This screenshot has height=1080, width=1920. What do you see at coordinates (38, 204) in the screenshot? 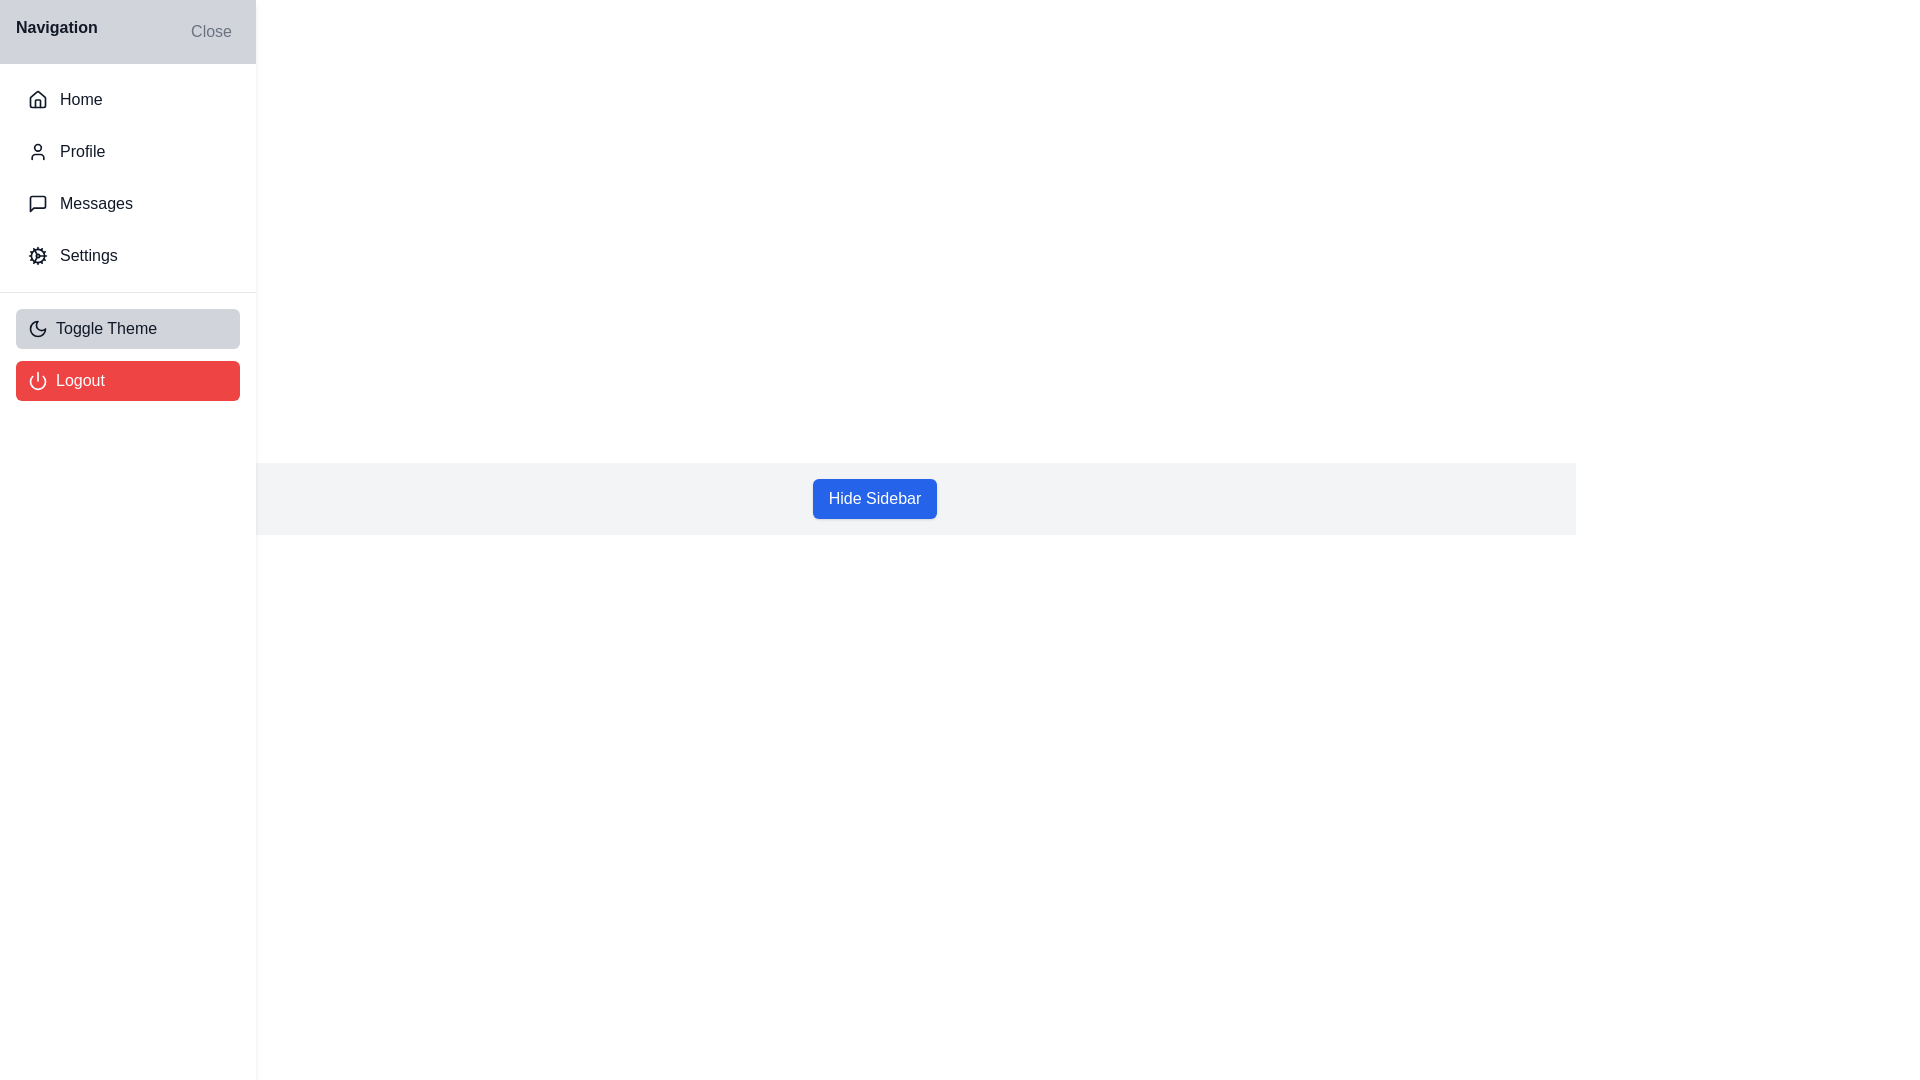
I see `the speech bubble icon in the 'Messages' button located to the left of the text 'Messages'` at bounding box center [38, 204].